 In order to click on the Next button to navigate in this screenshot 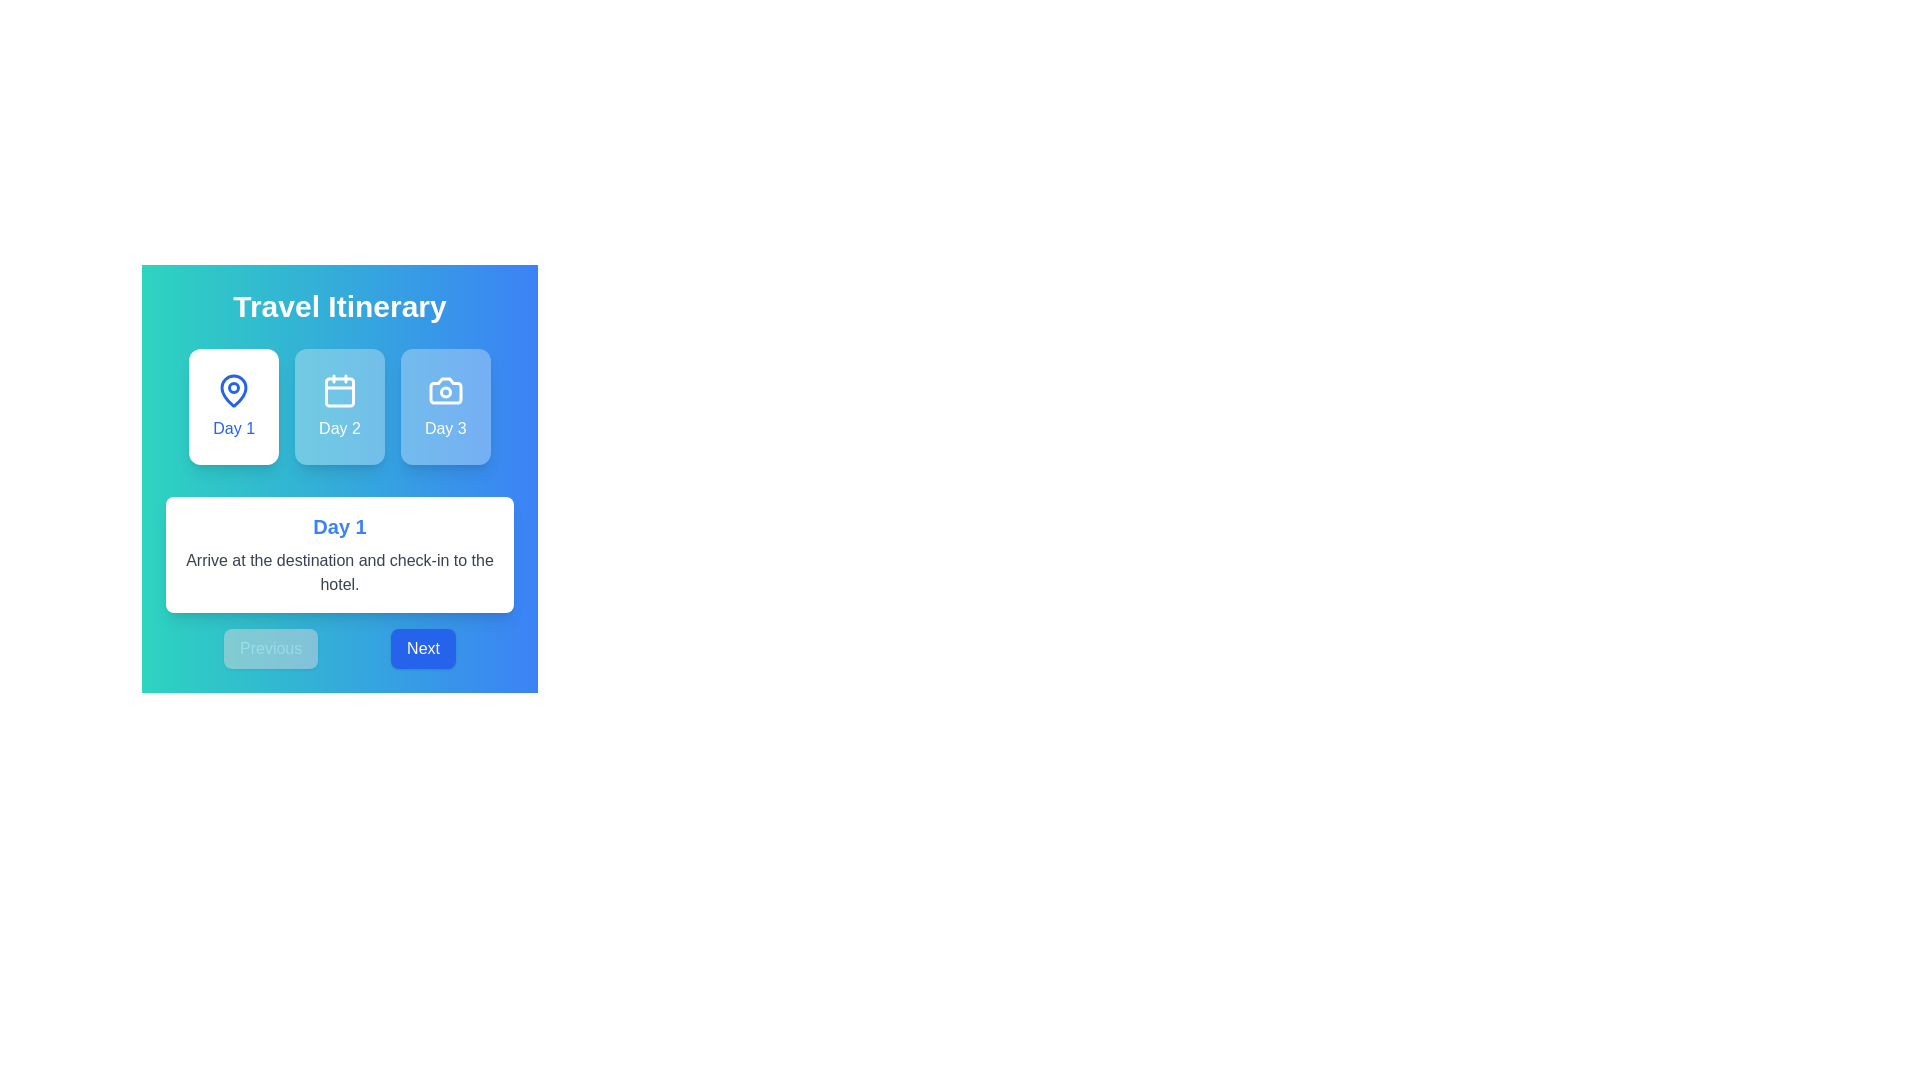, I will do `click(422, 648)`.